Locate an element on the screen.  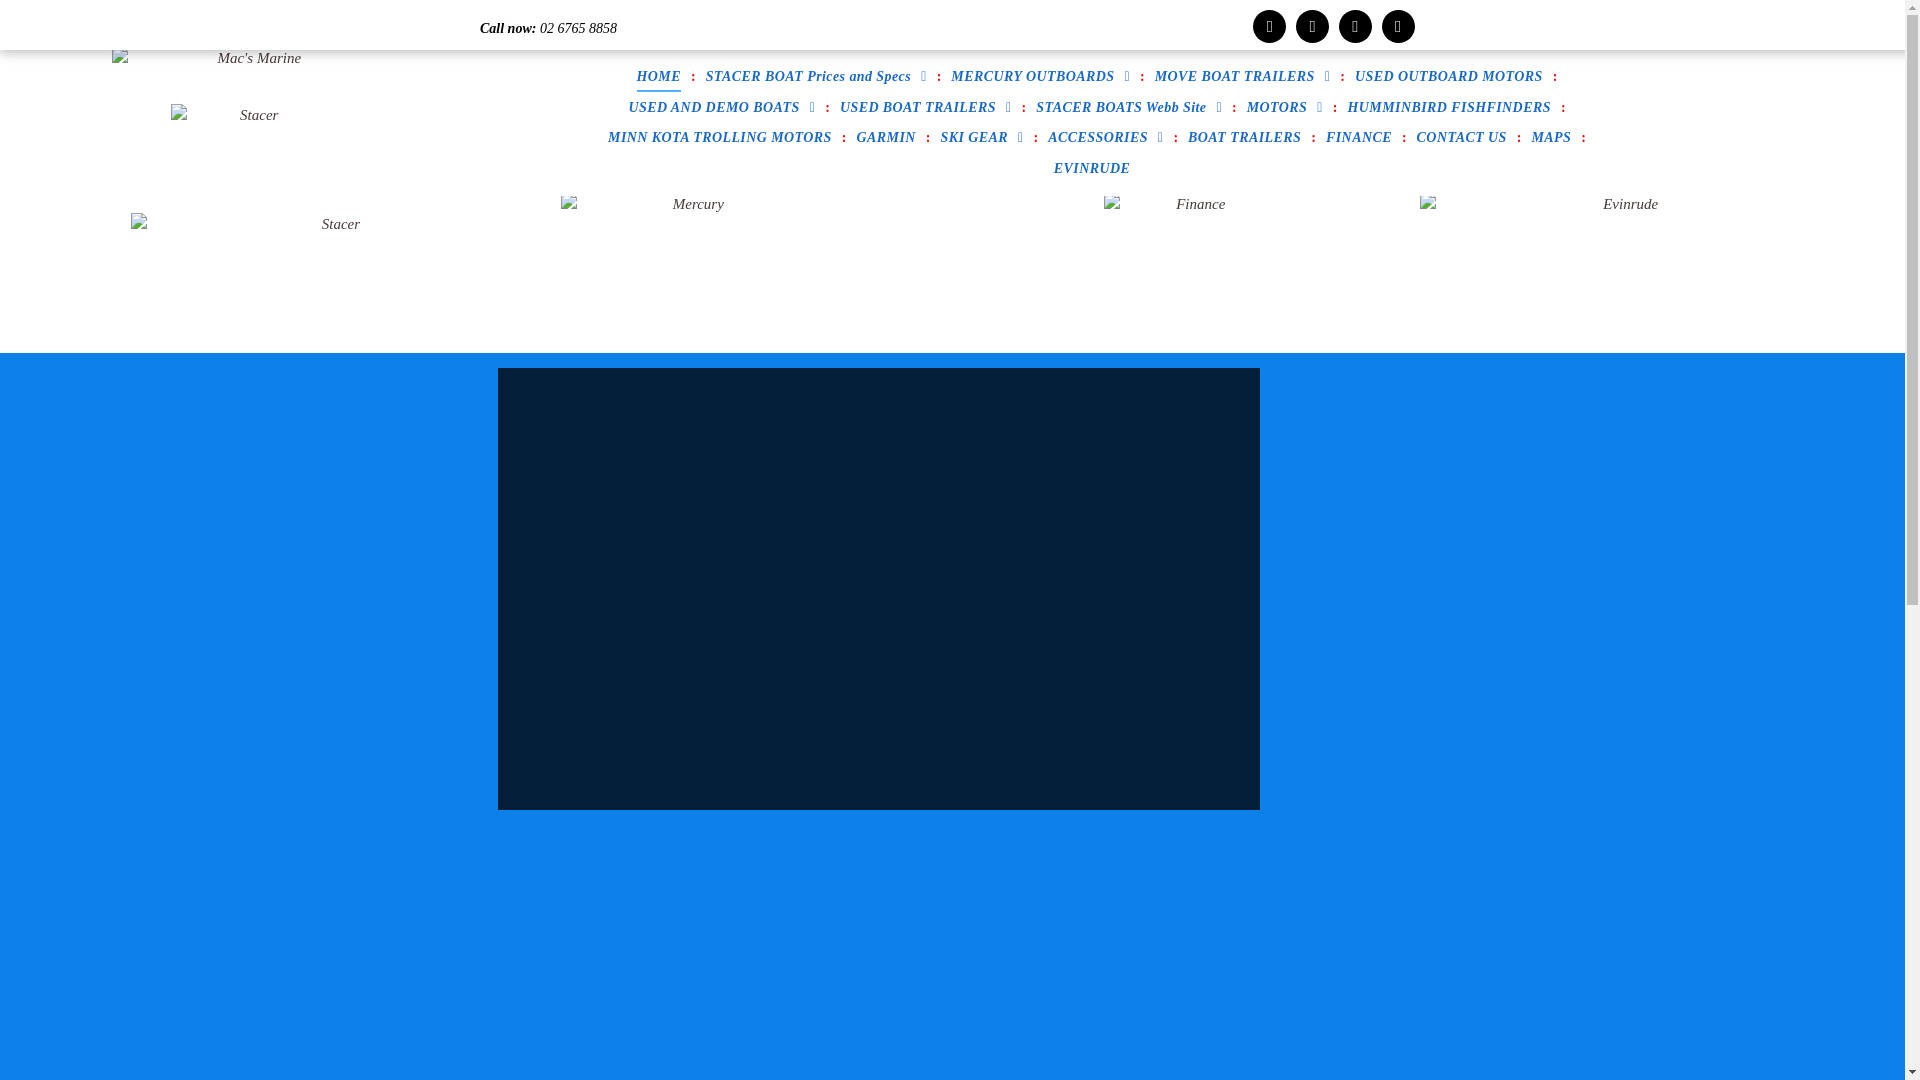
'CONTACT US' is located at coordinates (1405, 137).